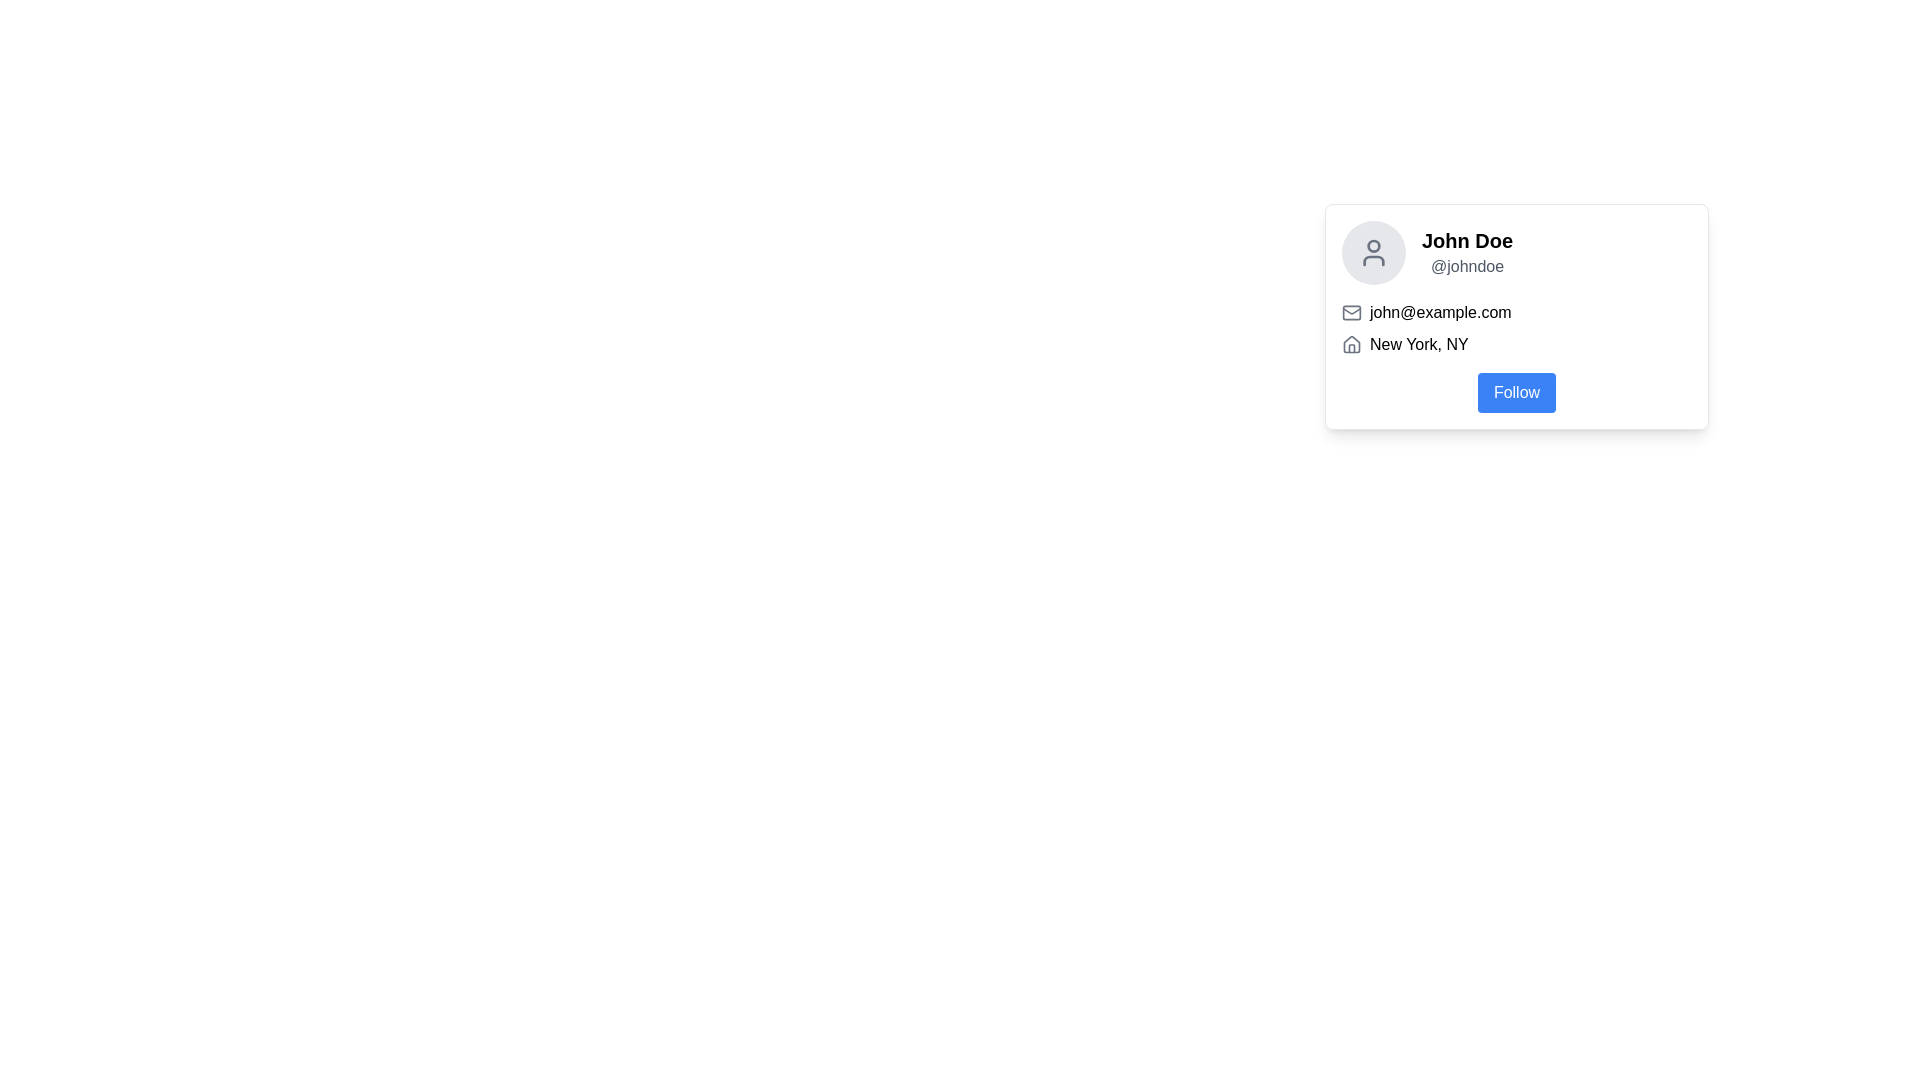 The height and width of the screenshot is (1080, 1920). What do you see at coordinates (1372, 252) in the screenshot?
I see `the user's profile picture icon located to the left of the text 'John Doe @johndoe'` at bounding box center [1372, 252].